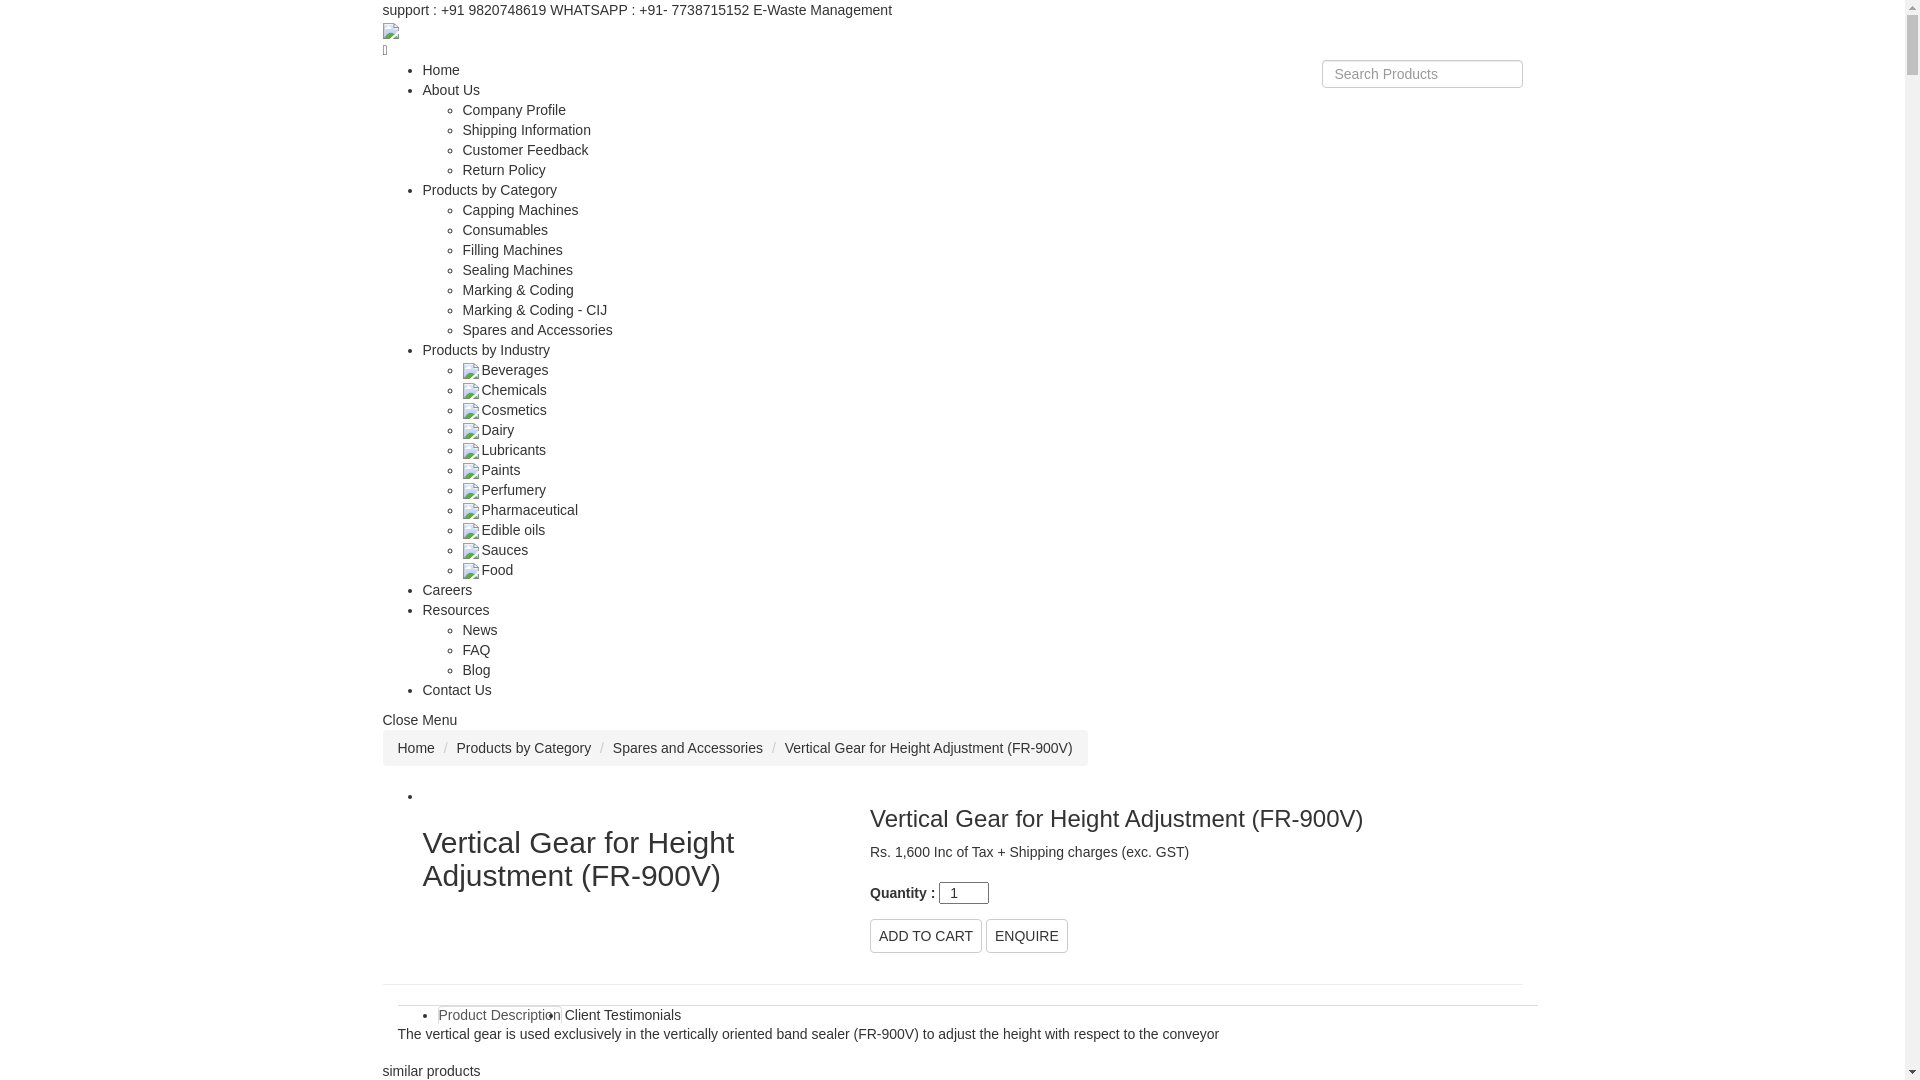 This screenshot has height=1080, width=1920. What do you see at coordinates (504, 370) in the screenshot?
I see `'Beverages'` at bounding box center [504, 370].